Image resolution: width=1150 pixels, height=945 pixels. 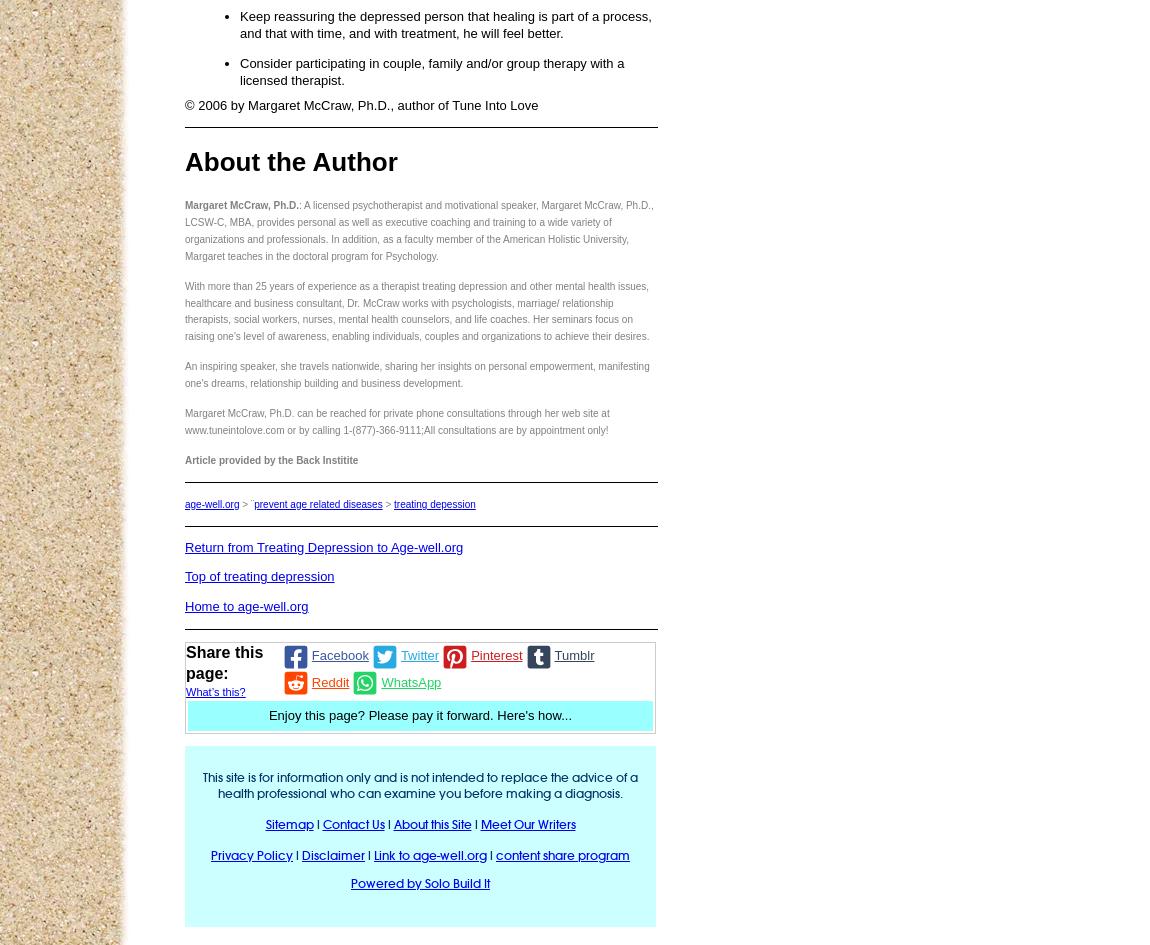 I want to click on 'Disclaimer', so click(x=333, y=854).